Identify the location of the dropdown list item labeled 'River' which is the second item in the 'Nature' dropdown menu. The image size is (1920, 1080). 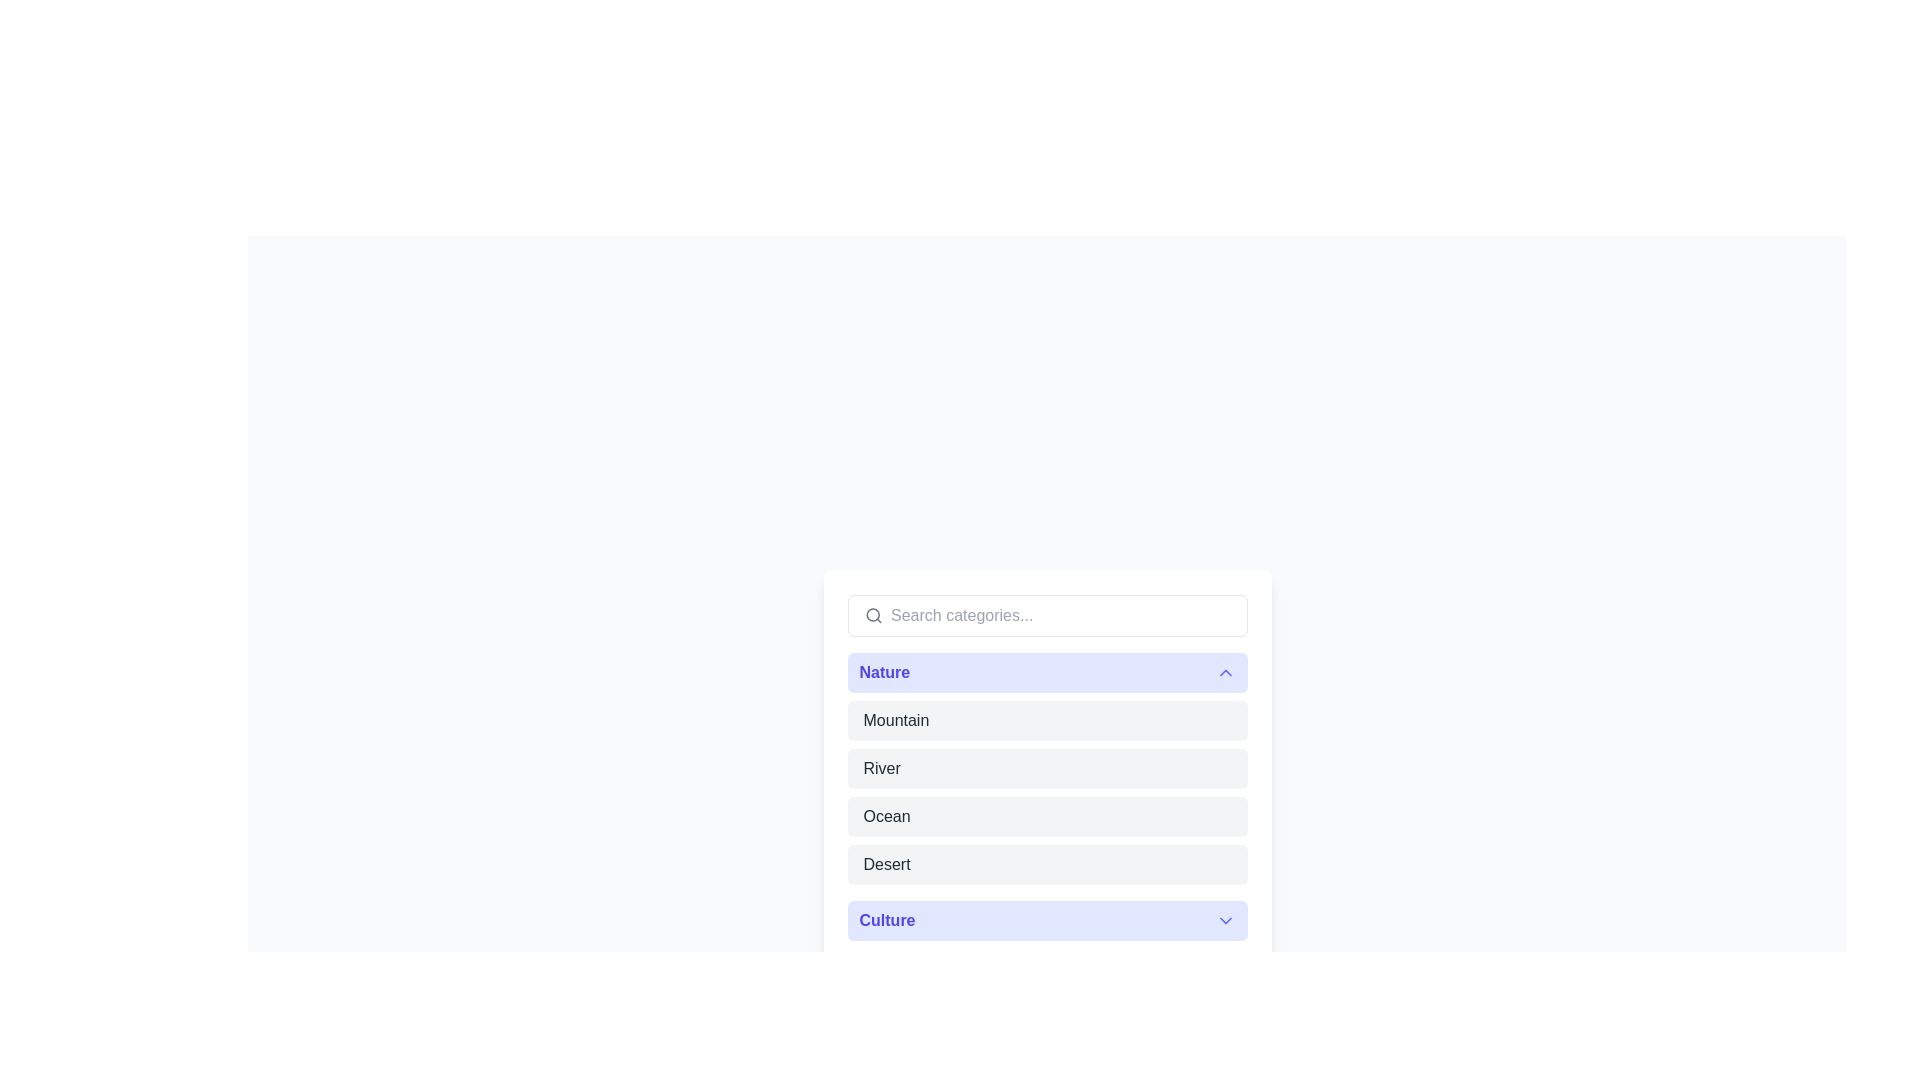
(1046, 767).